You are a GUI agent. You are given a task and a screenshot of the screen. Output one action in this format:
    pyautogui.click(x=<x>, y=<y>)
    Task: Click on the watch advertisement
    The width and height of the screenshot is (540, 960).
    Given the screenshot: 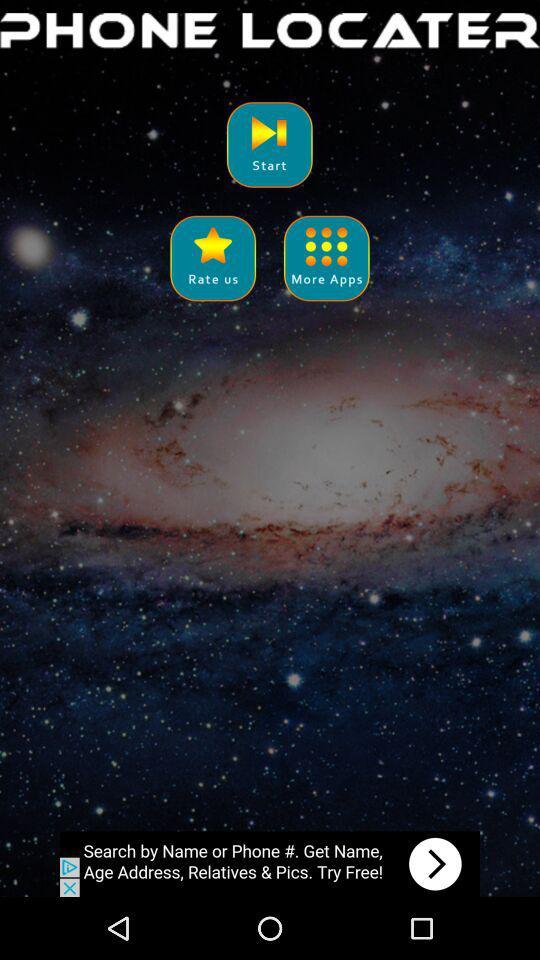 What is the action you would take?
    pyautogui.click(x=270, y=863)
    